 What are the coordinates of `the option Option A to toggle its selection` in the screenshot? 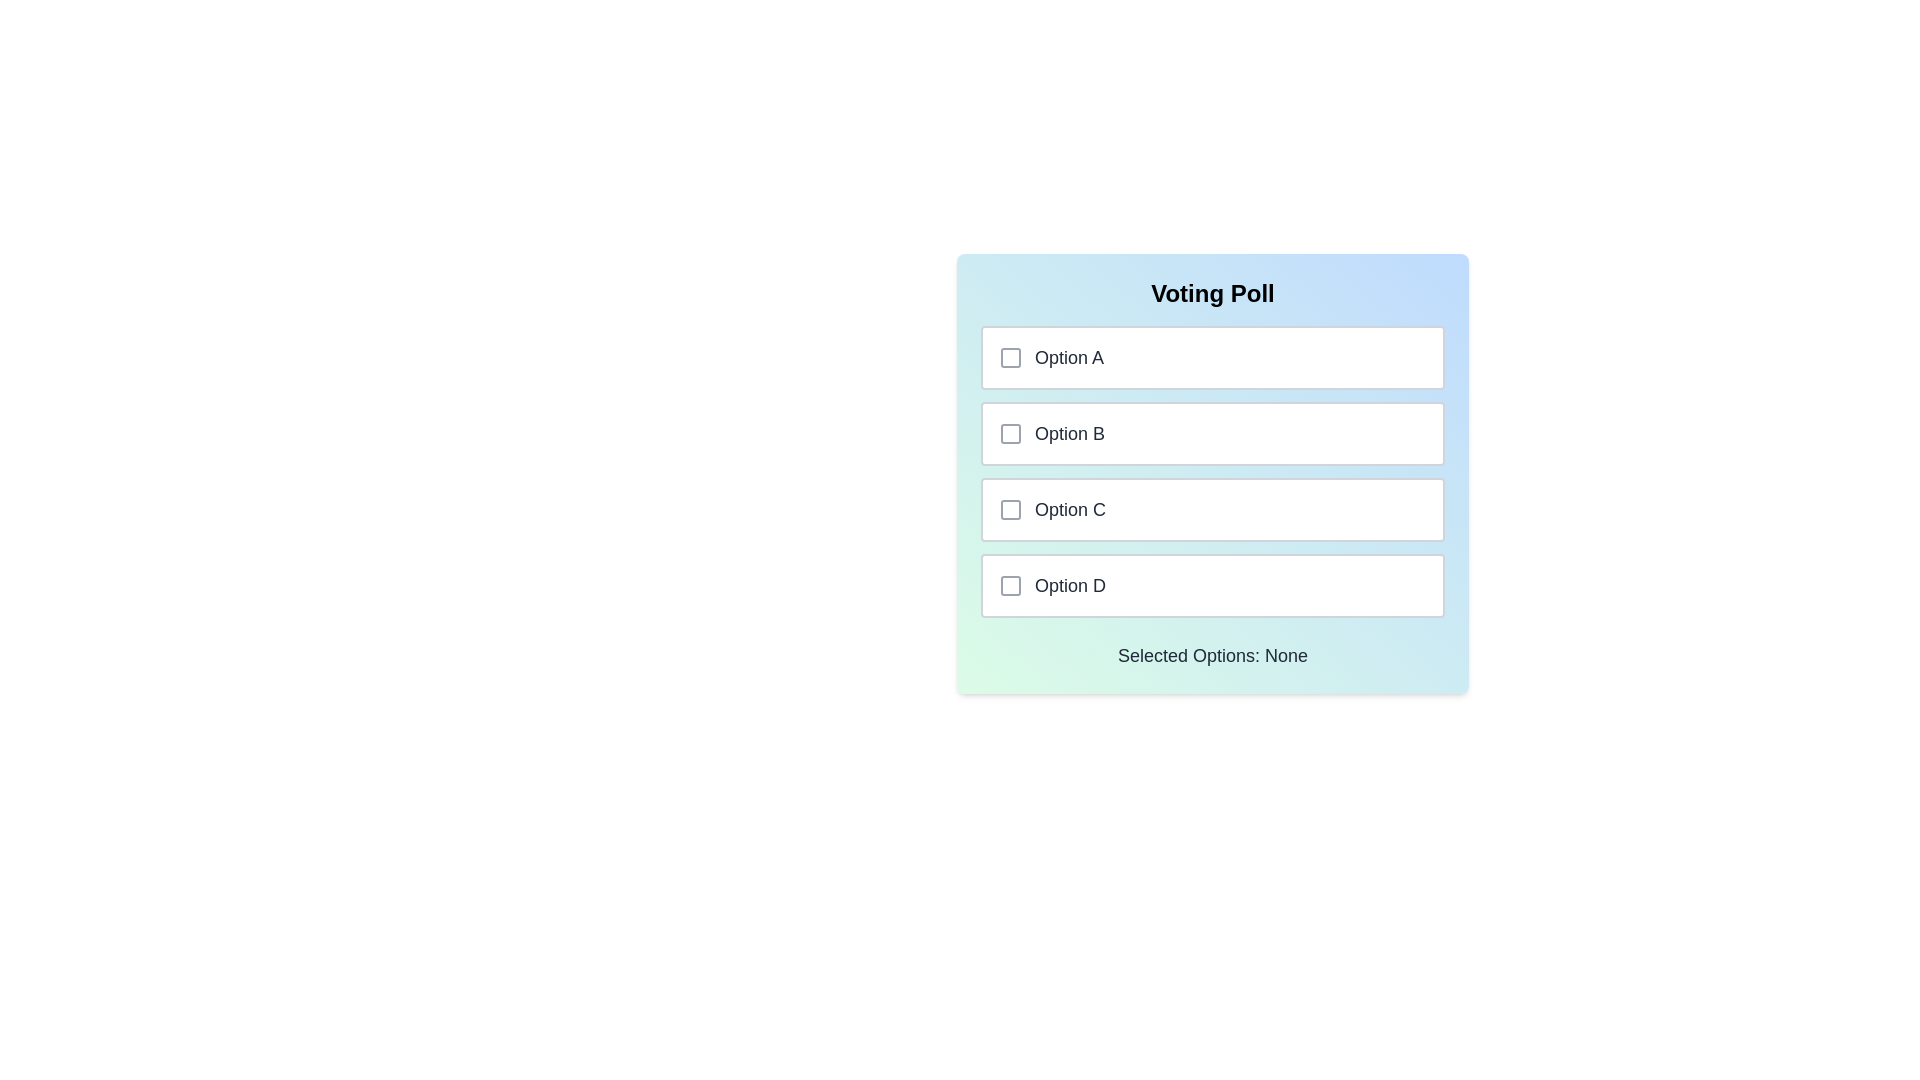 It's located at (1212, 357).